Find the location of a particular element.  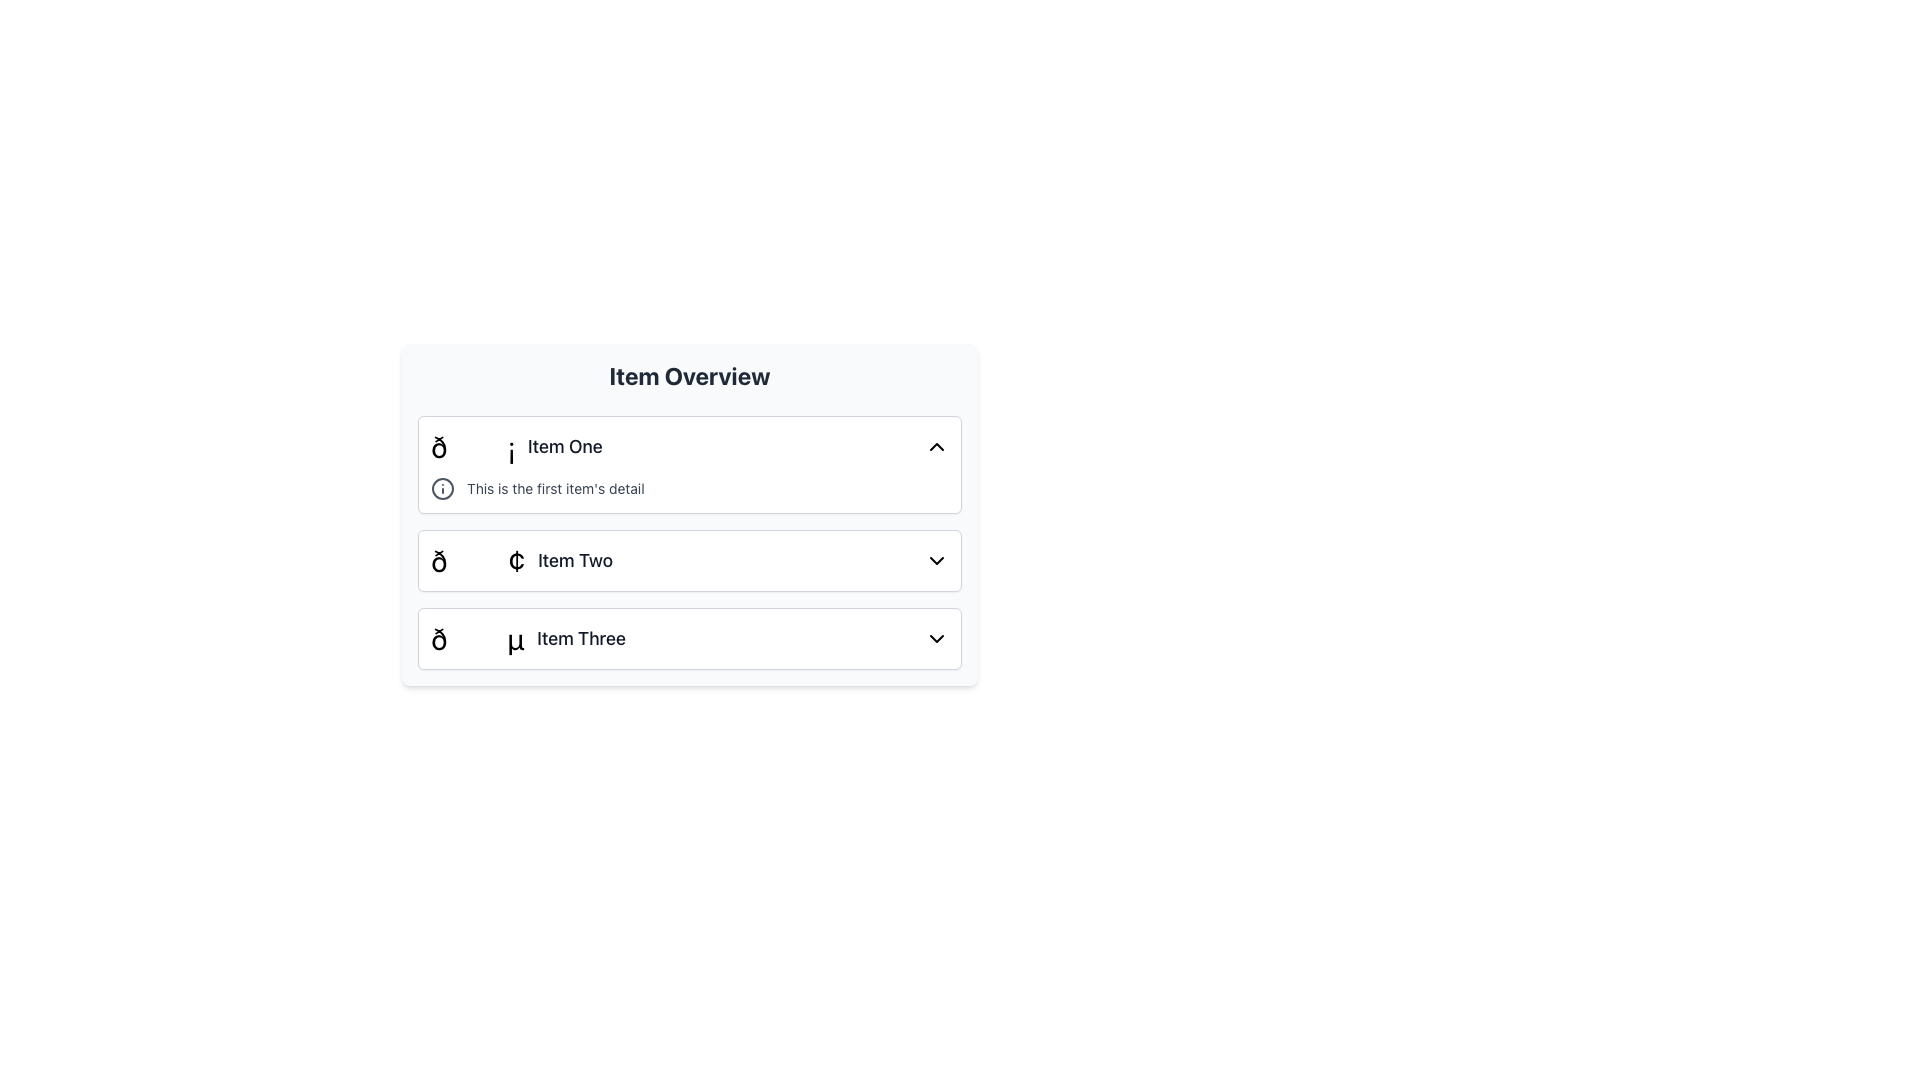

the chevron icon located at the far right of the 'Item Three' list entry is located at coordinates (935, 639).